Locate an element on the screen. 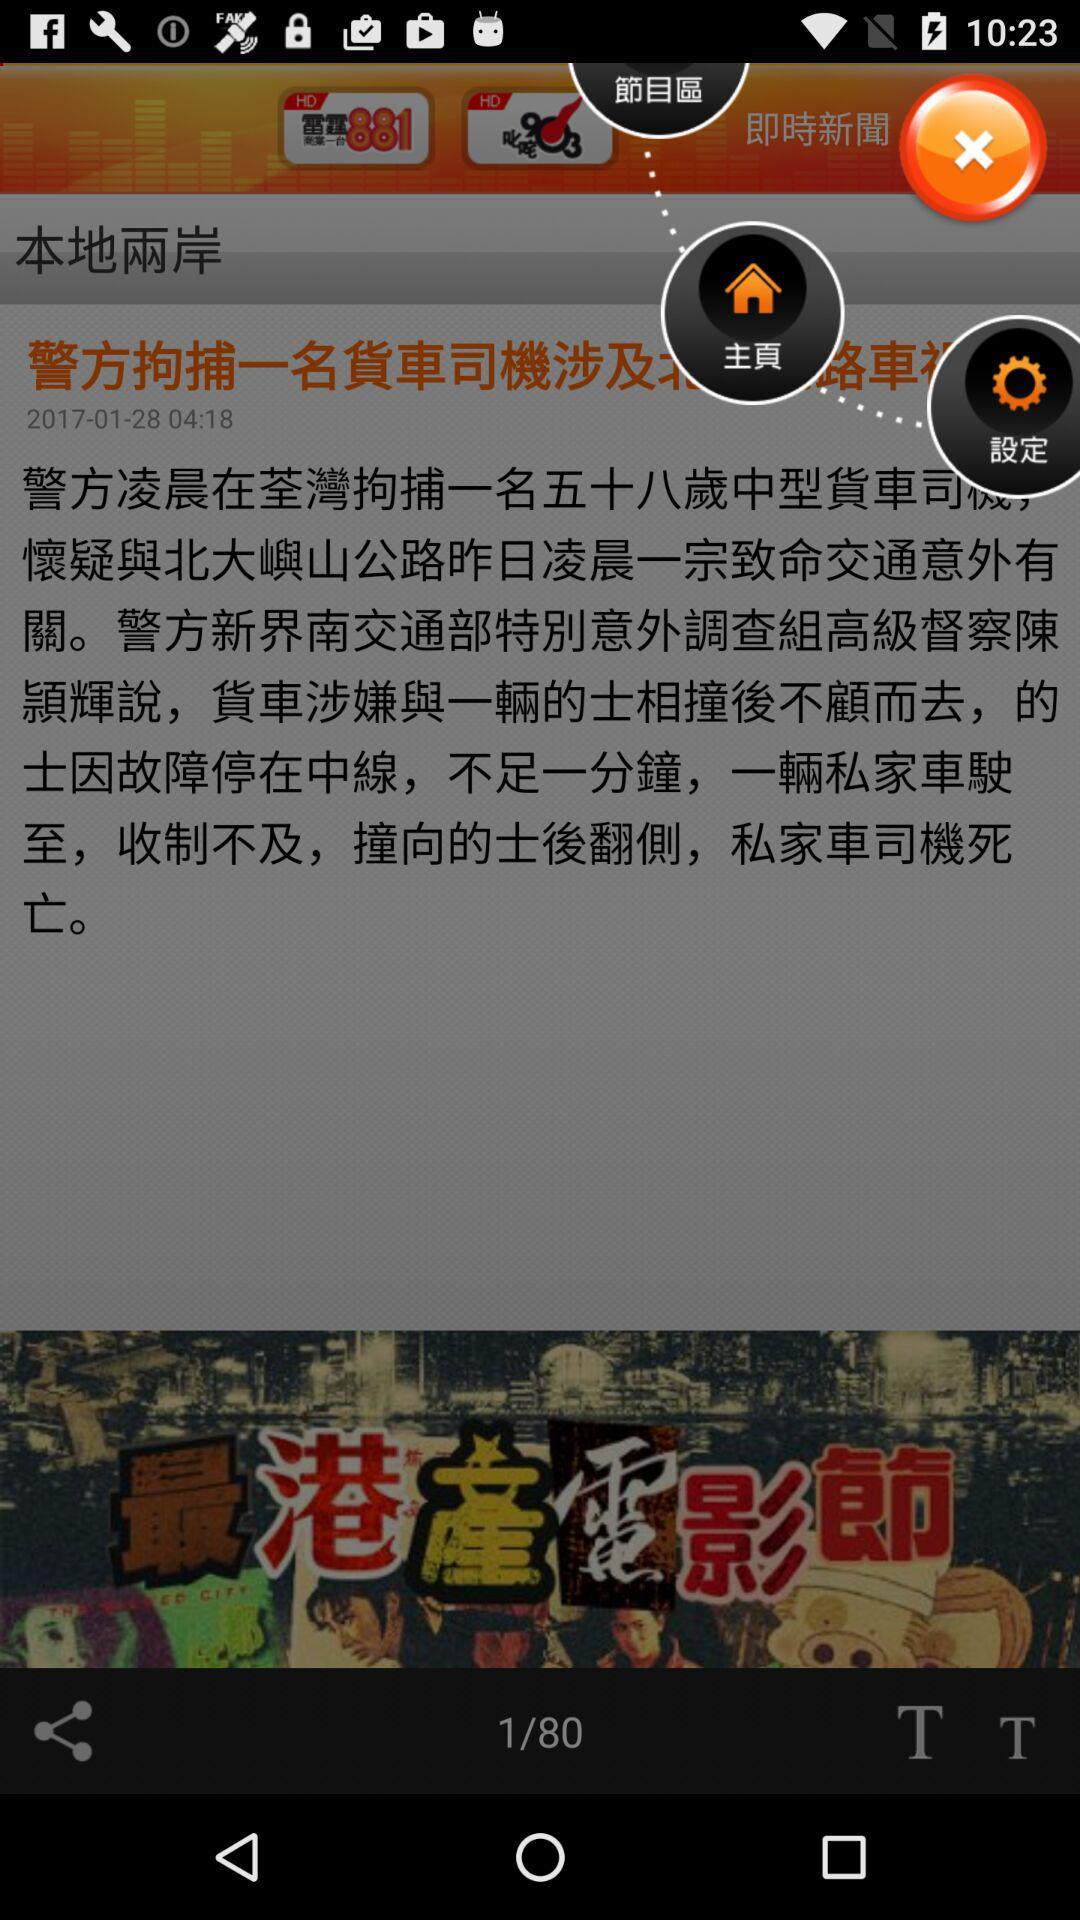 Image resolution: width=1080 pixels, height=1920 pixels. cloth the option is located at coordinates (971, 148).